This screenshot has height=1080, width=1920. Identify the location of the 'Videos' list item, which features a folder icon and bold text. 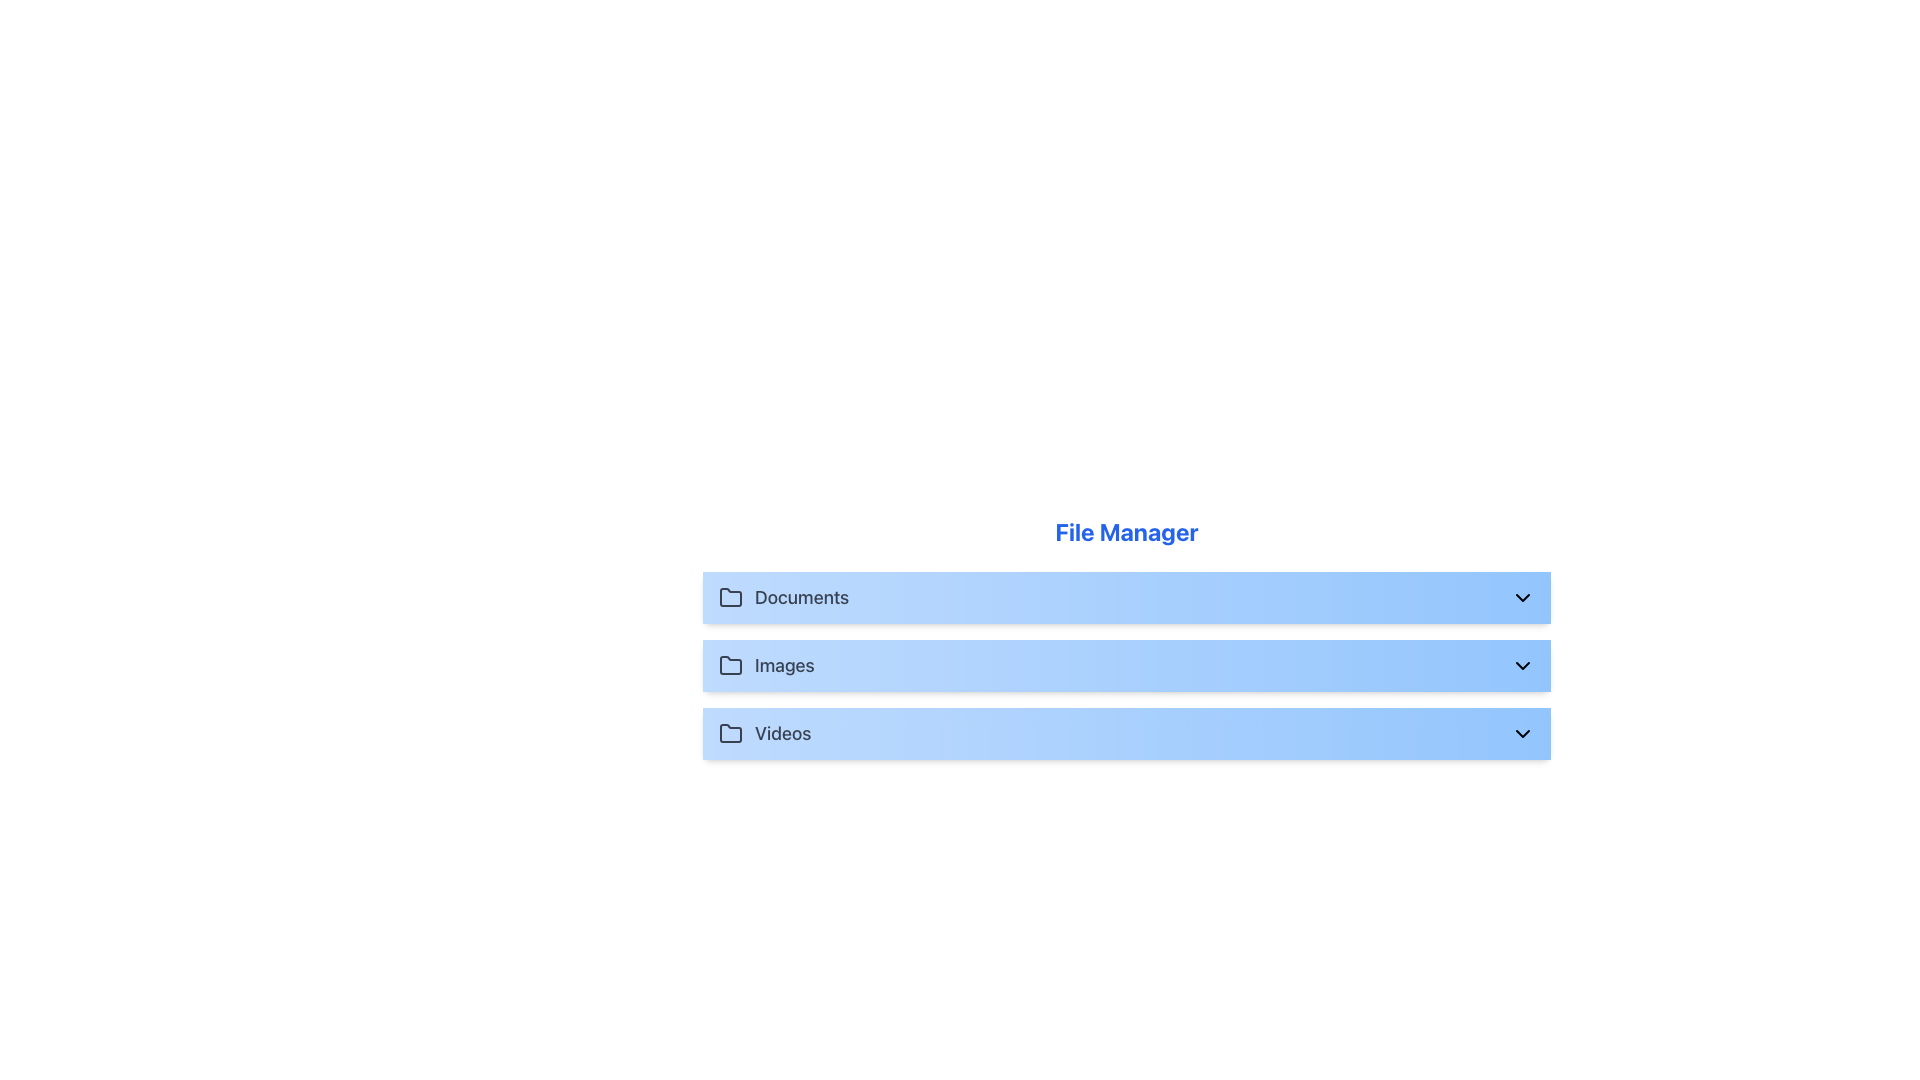
(764, 733).